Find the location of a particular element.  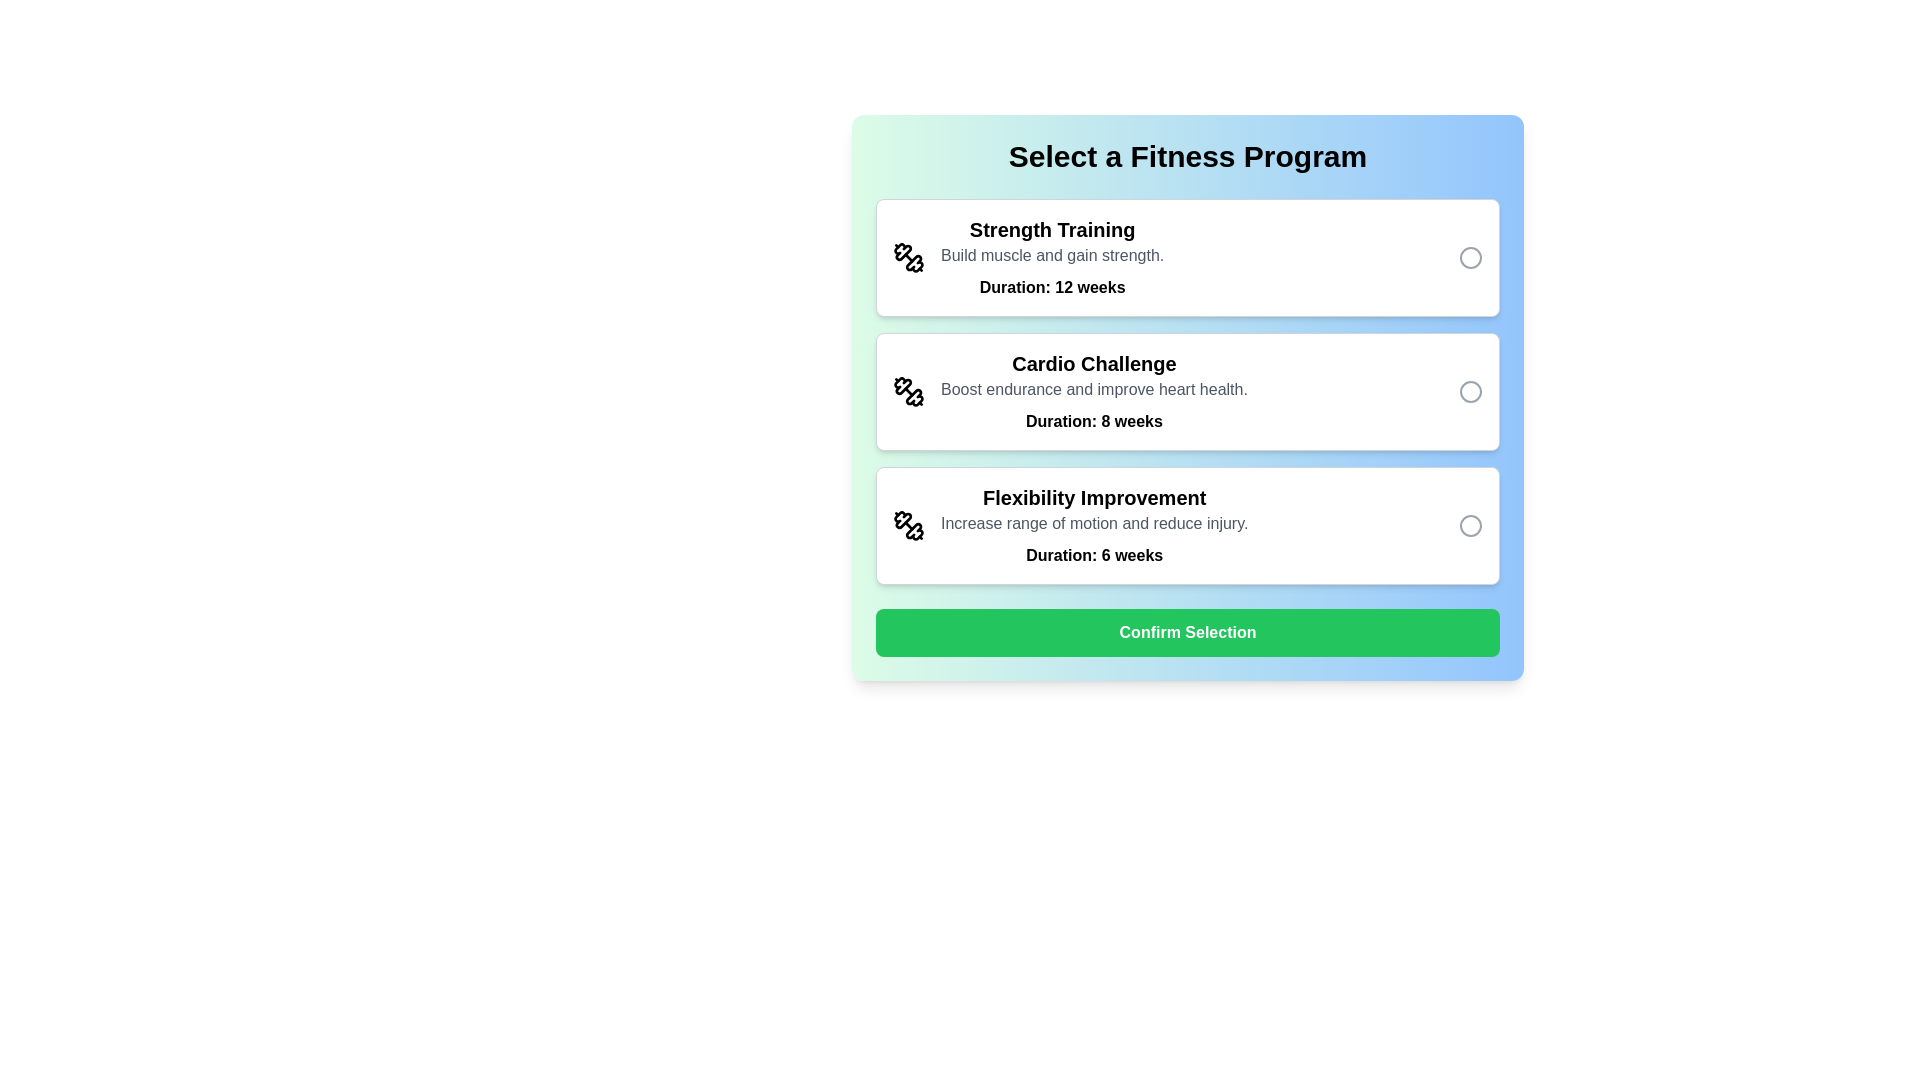

the text element containing 'Build muscle and gain strength.' which is styled in gray color and positioned beneath the title 'Strength Training' in the fitness program card is located at coordinates (1051, 254).